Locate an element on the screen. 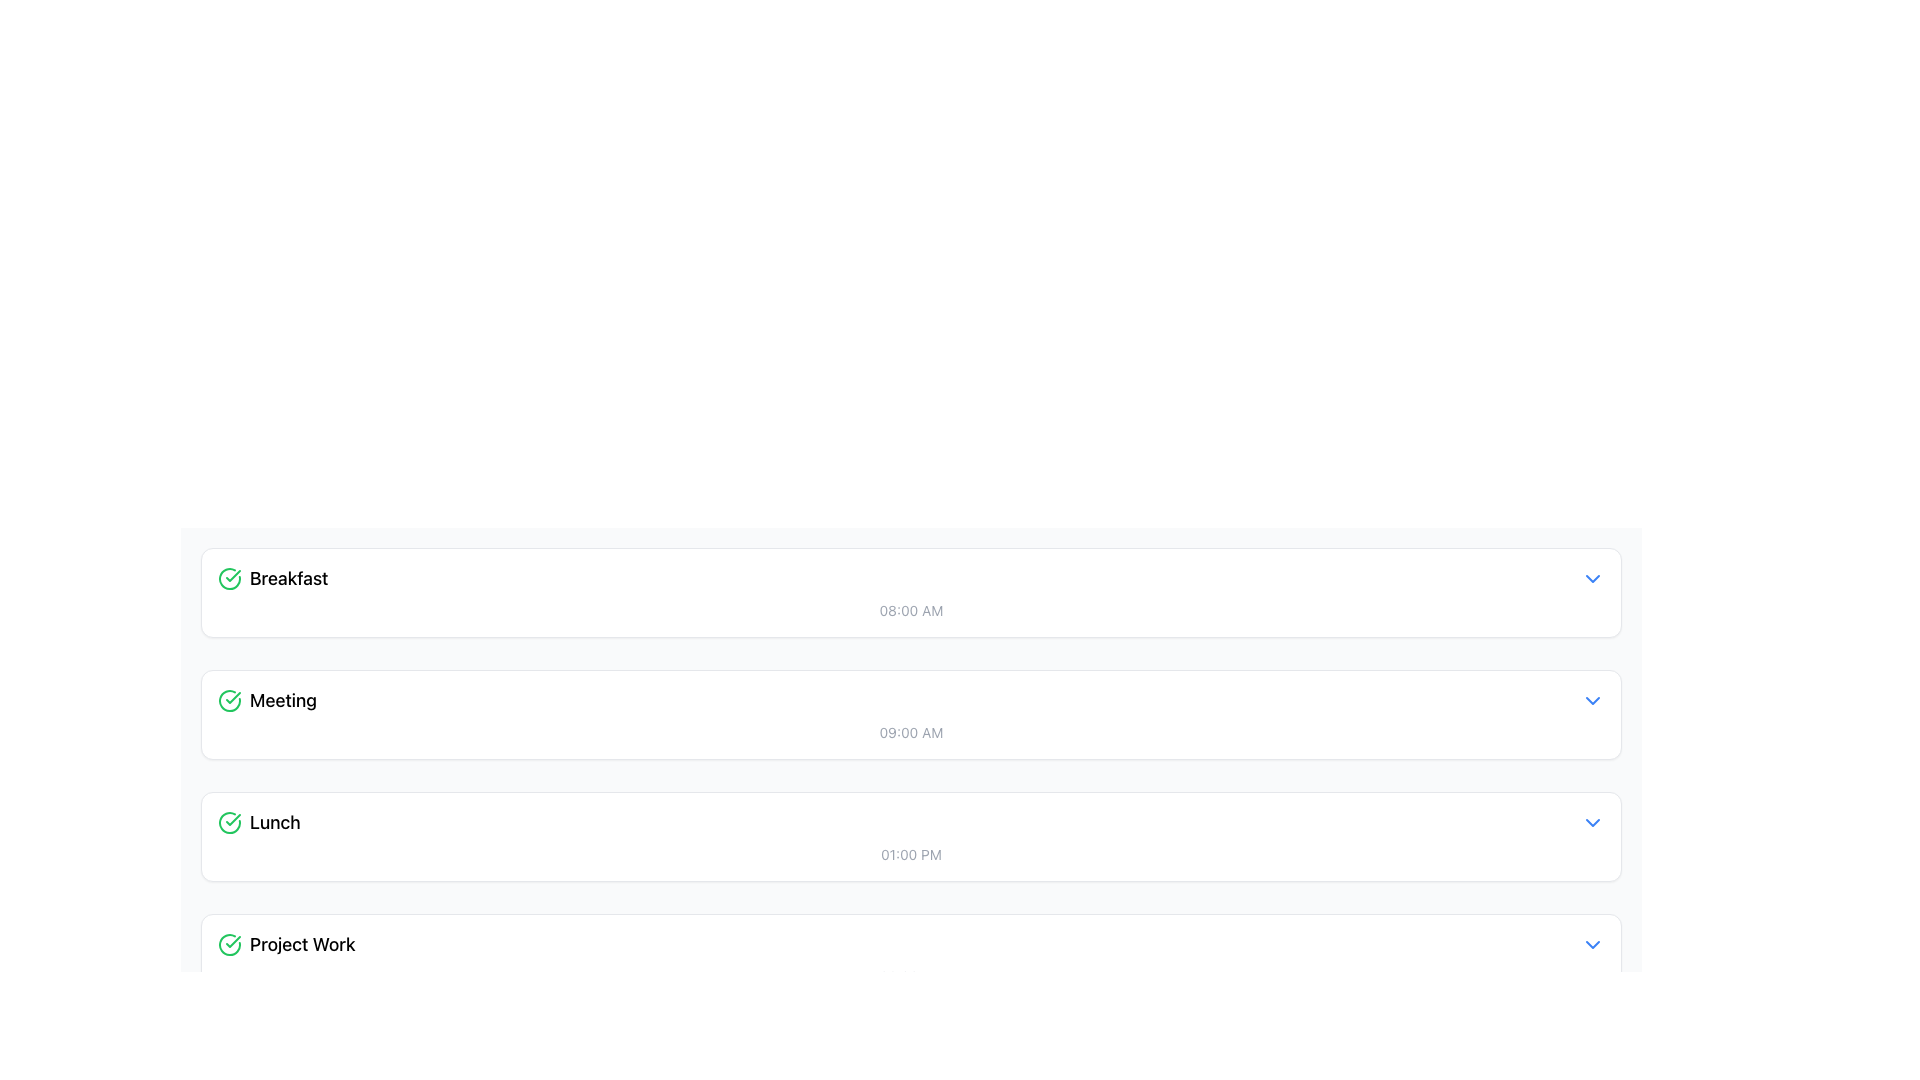 The width and height of the screenshot is (1920, 1080). the circular green icon with a checkmark that is adjacent to the text 'Project Work', located at the bottom of a vertically stacked list is located at coordinates (230, 945).